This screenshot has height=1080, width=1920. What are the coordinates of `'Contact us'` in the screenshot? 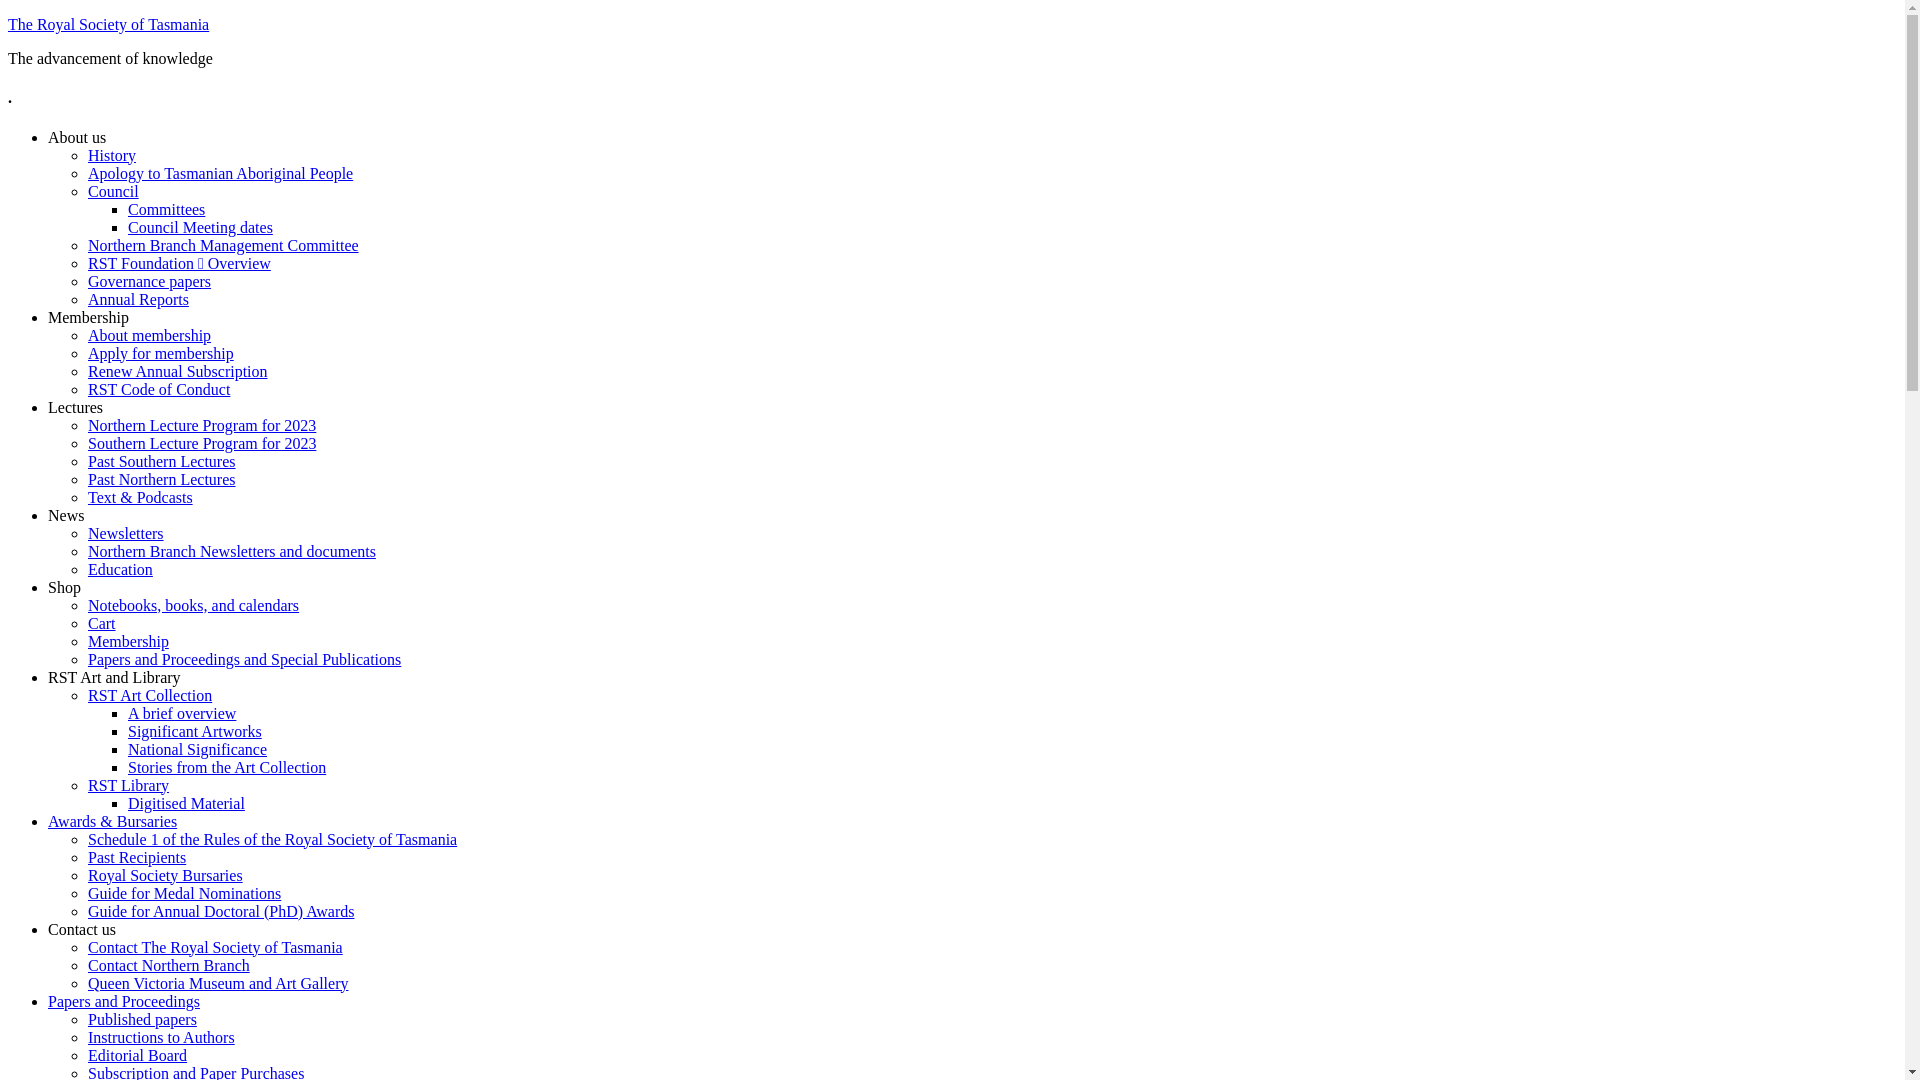 It's located at (80, 929).